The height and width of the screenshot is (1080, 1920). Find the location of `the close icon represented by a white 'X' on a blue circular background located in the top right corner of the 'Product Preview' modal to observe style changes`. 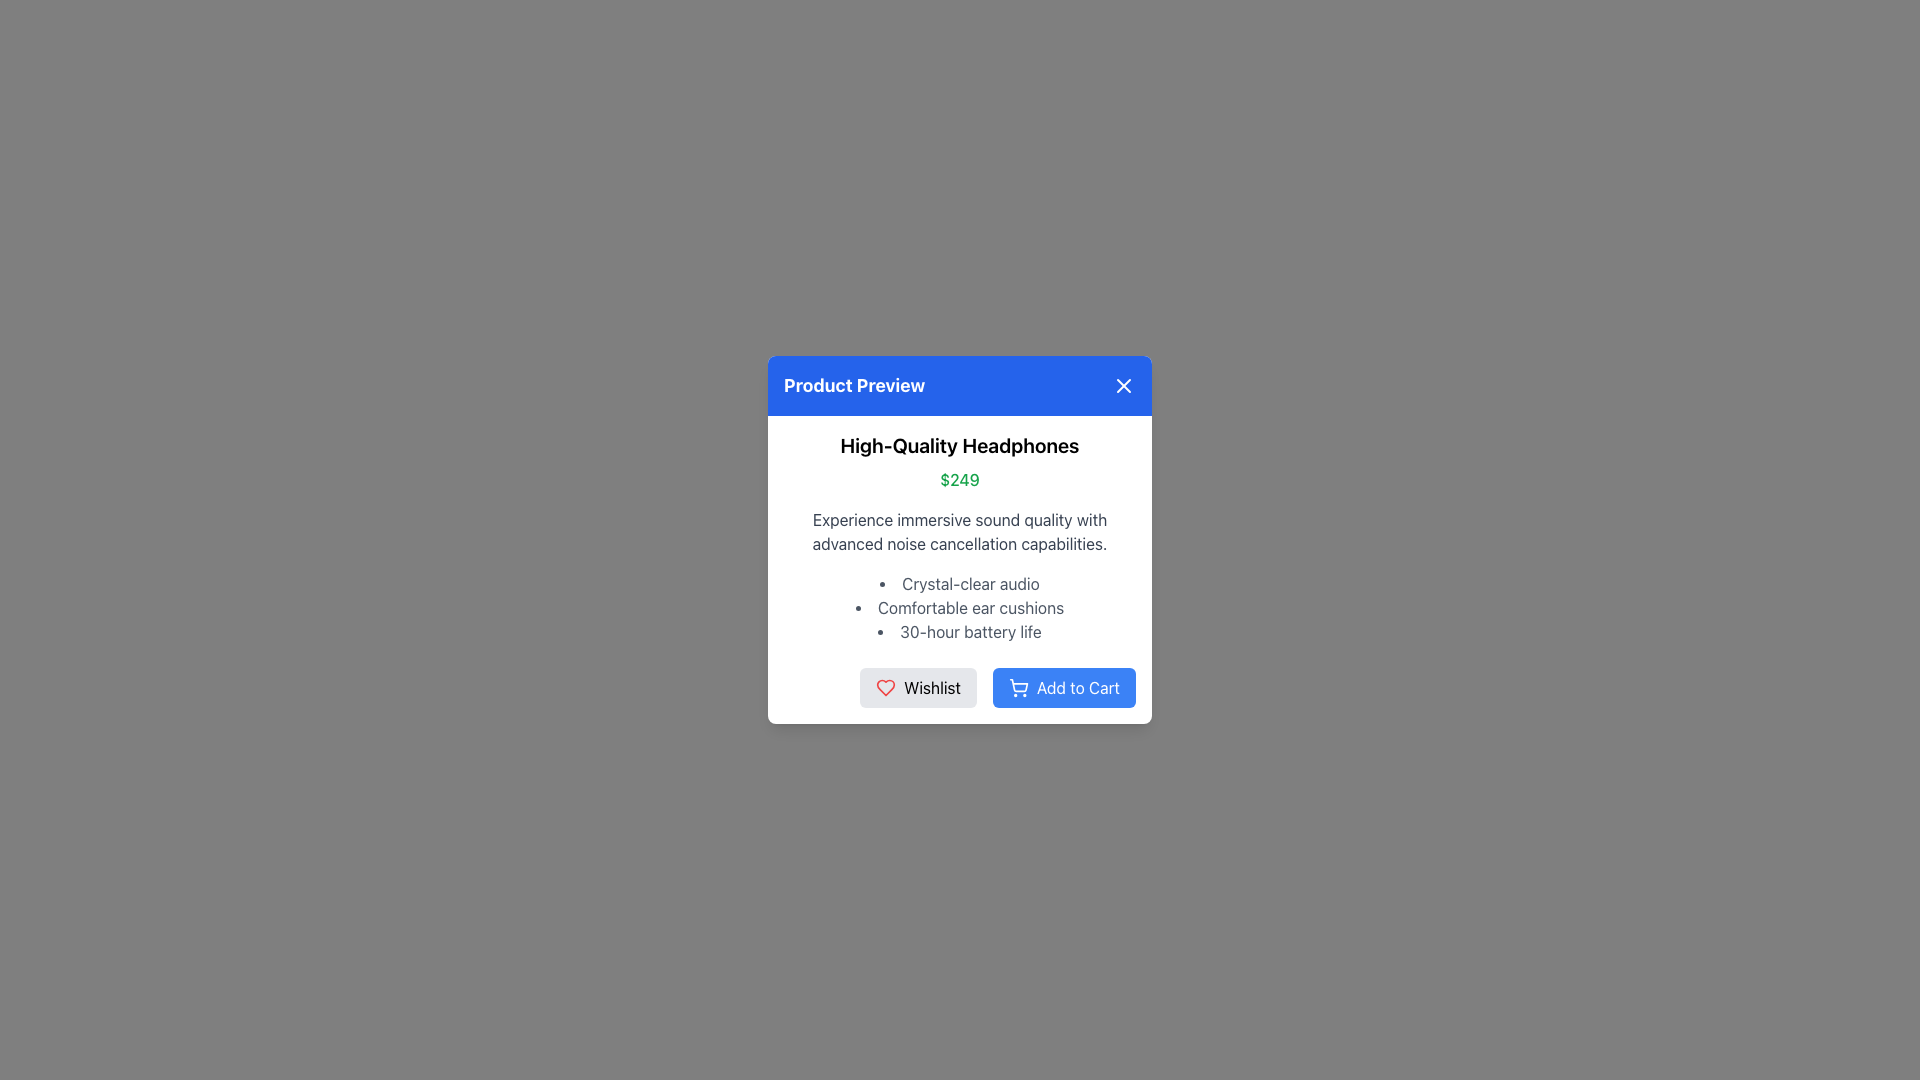

the close icon represented by a white 'X' on a blue circular background located in the top right corner of the 'Product Preview' modal to observe style changes is located at coordinates (1123, 385).